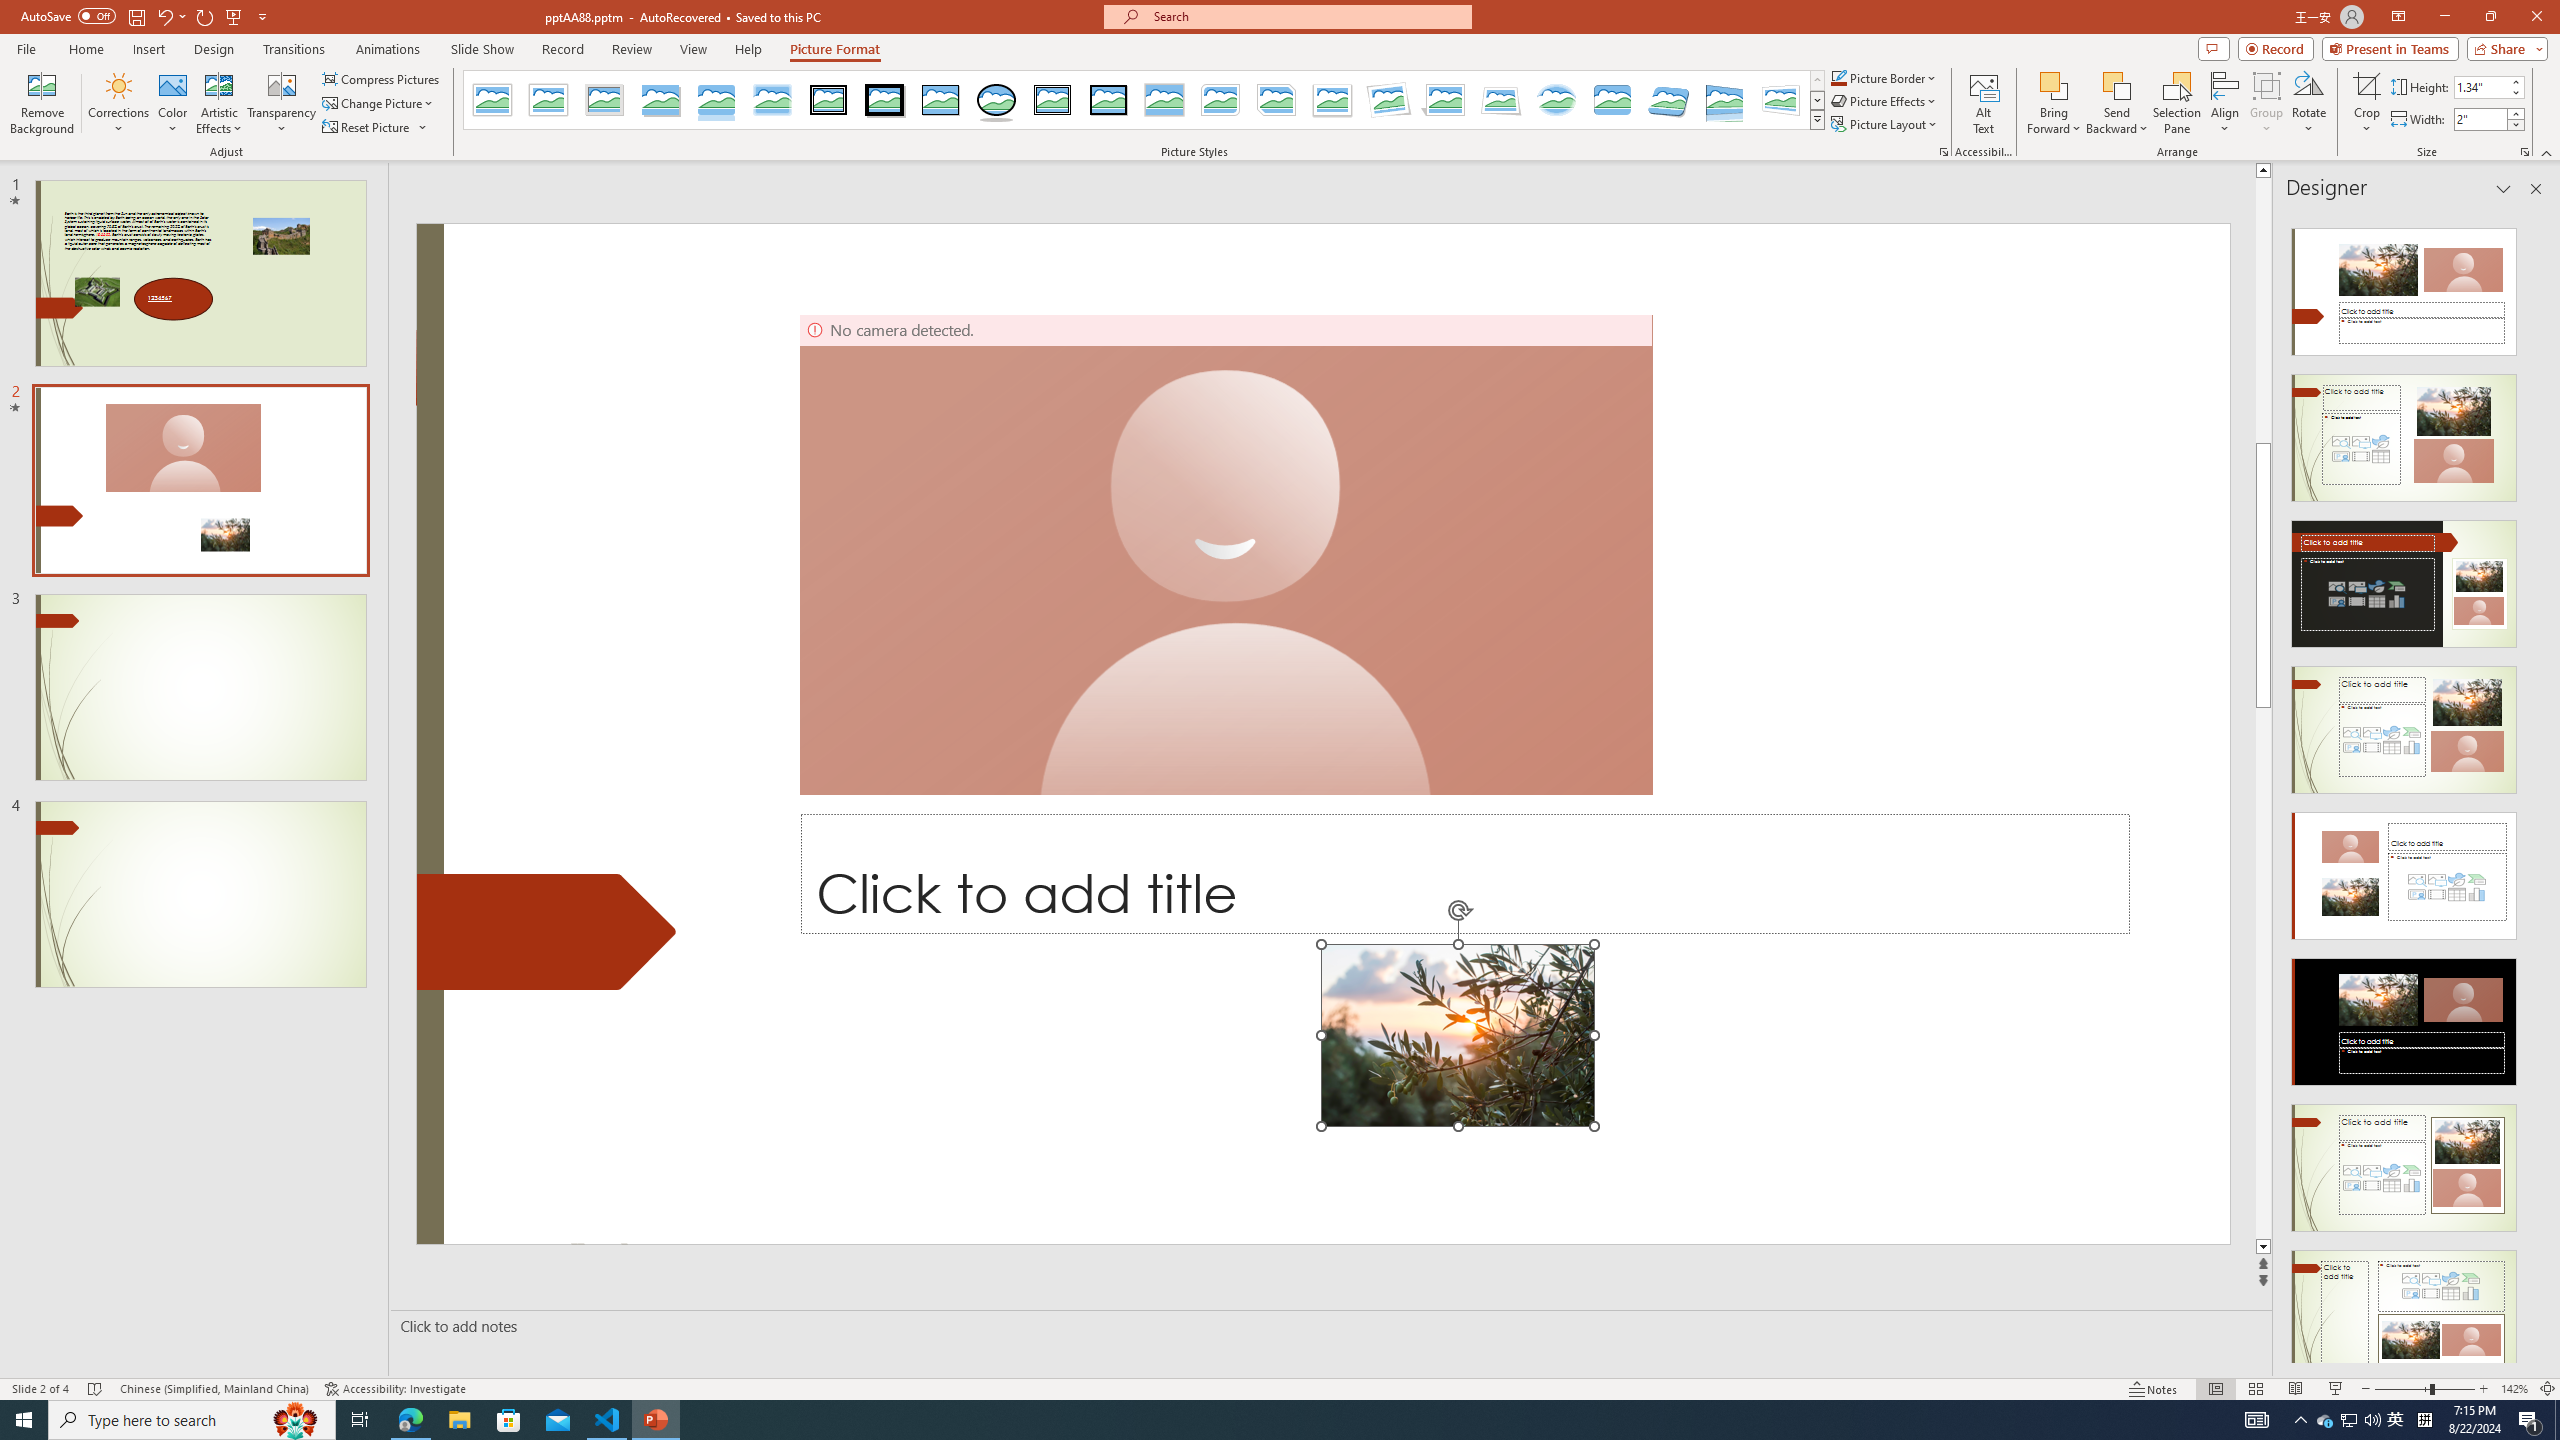  Describe the element at coordinates (1464, 873) in the screenshot. I see `'Title TextBox'` at that location.